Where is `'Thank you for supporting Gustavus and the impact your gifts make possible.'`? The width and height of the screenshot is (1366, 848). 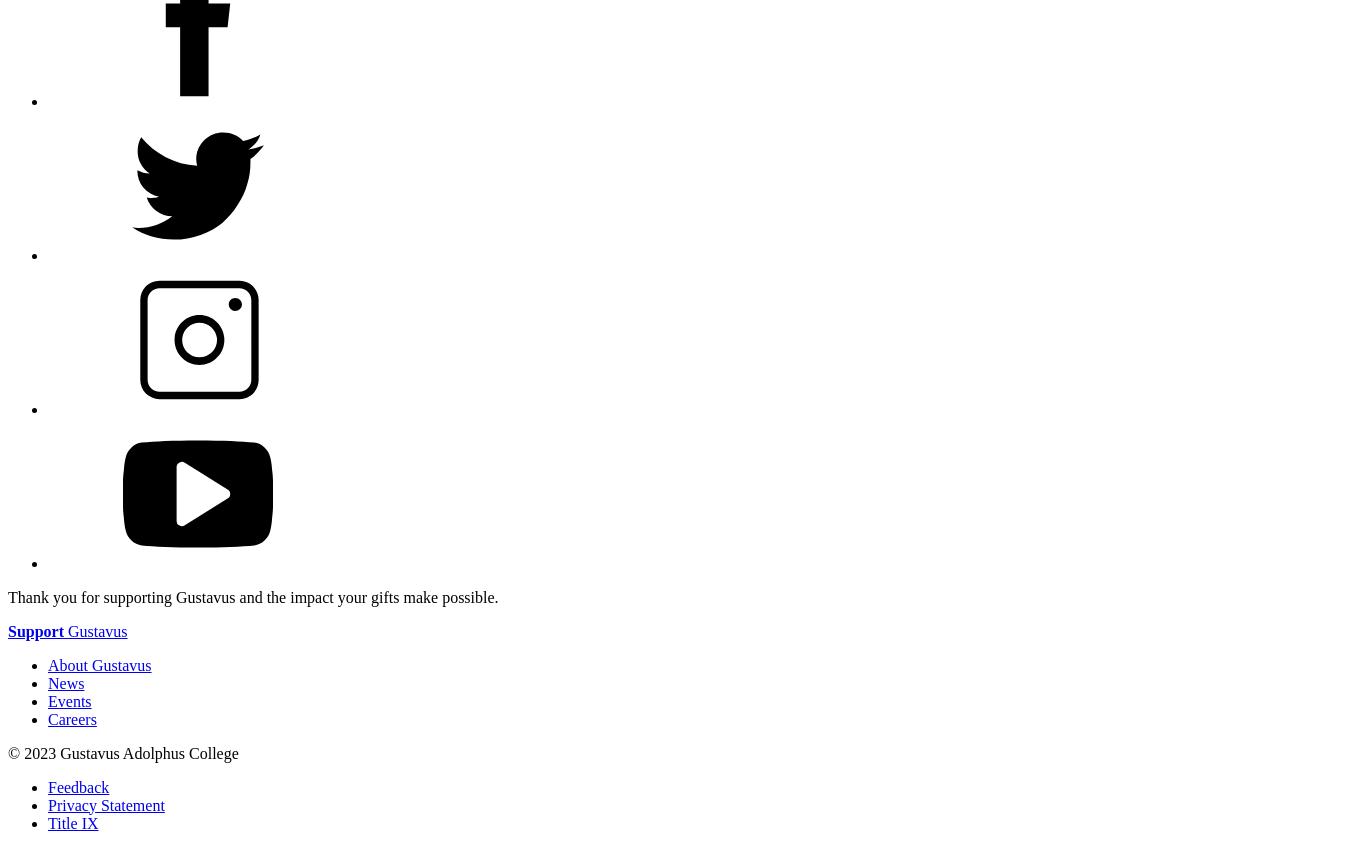 'Thank you for supporting Gustavus and the impact your gifts make possible.' is located at coordinates (8, 596).